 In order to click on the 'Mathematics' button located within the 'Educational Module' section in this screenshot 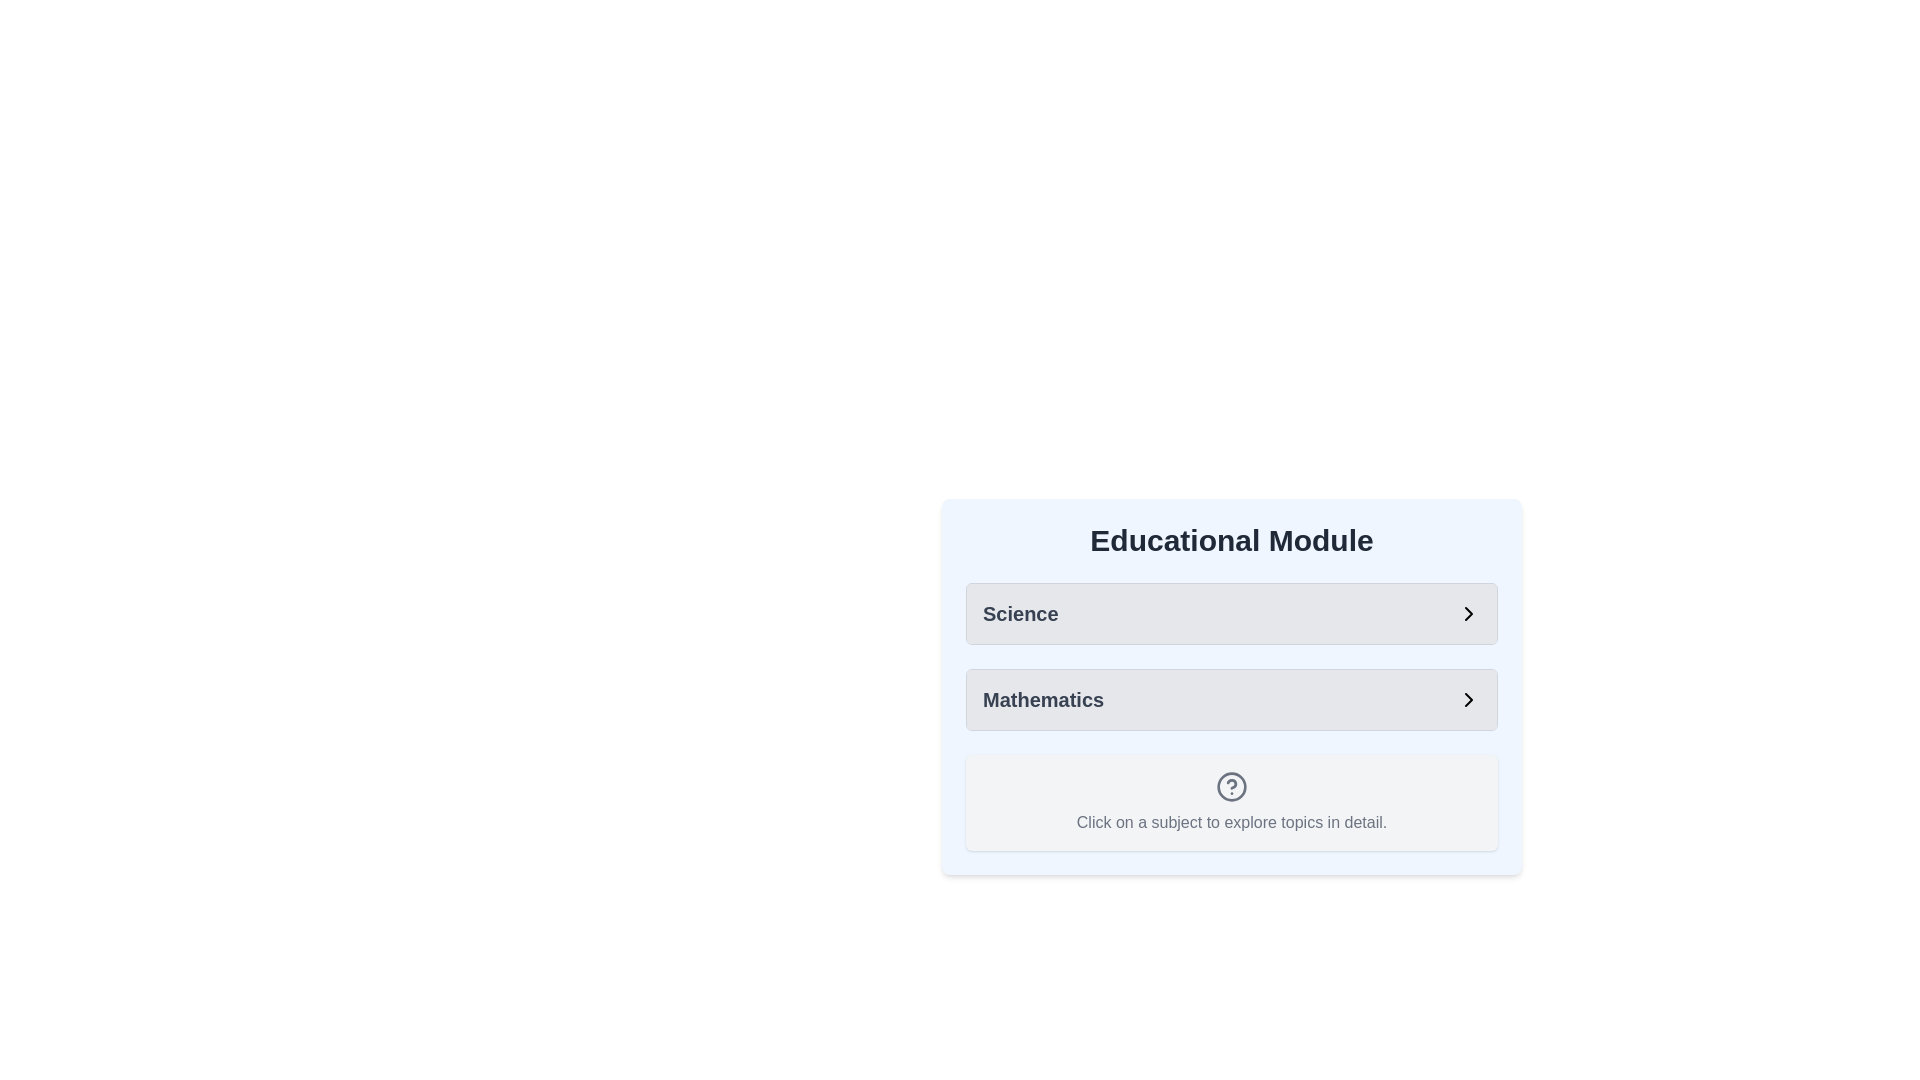, I will do `click(1231, 685)`.